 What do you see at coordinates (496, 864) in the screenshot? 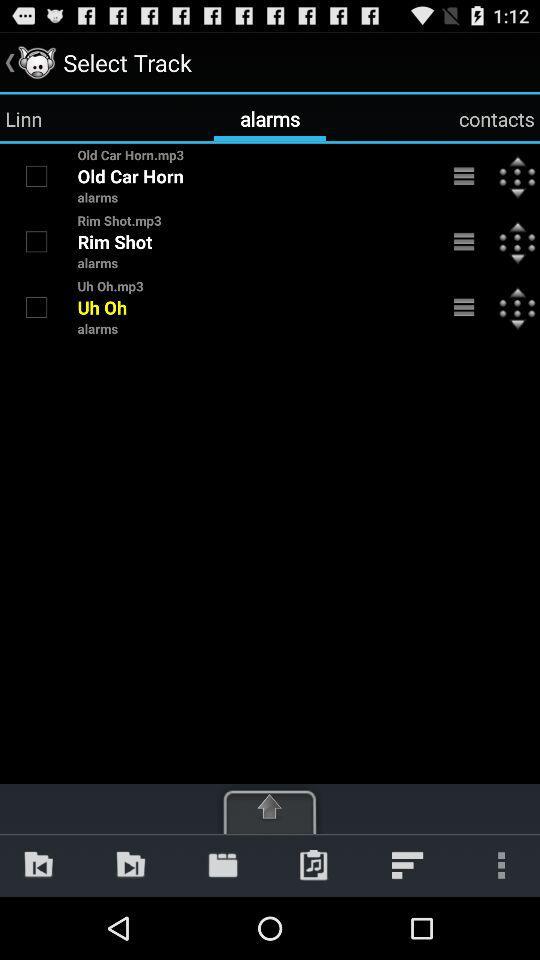
I see `the three dots present in right side corner from the bottom` at bounding box center [496, 864].